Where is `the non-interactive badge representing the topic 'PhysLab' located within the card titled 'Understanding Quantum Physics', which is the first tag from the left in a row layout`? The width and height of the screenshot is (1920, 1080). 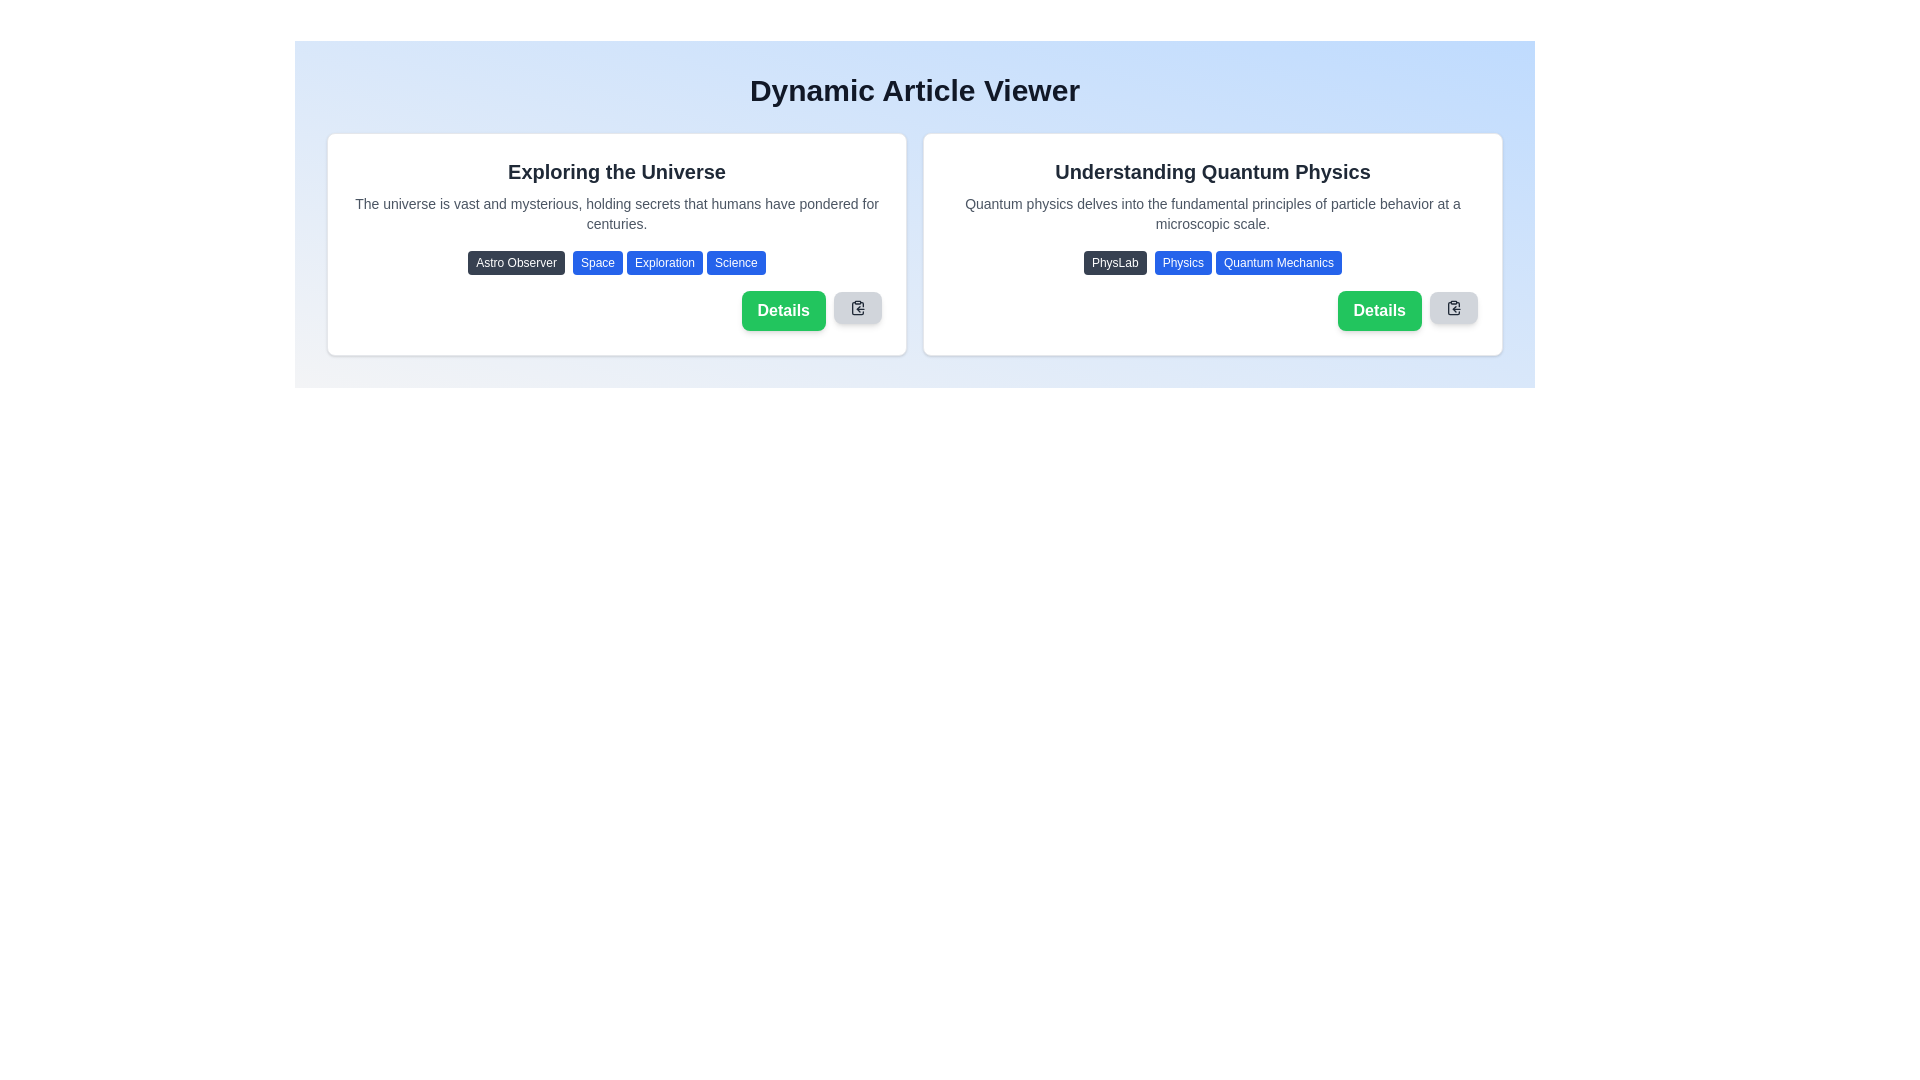
the non-interactive badge representing the topic 'PhysLab' located within the card titled 'Understanding Quantum Physics', which is the first tag from the left in a row layout is located at coordinates (1114, 261).